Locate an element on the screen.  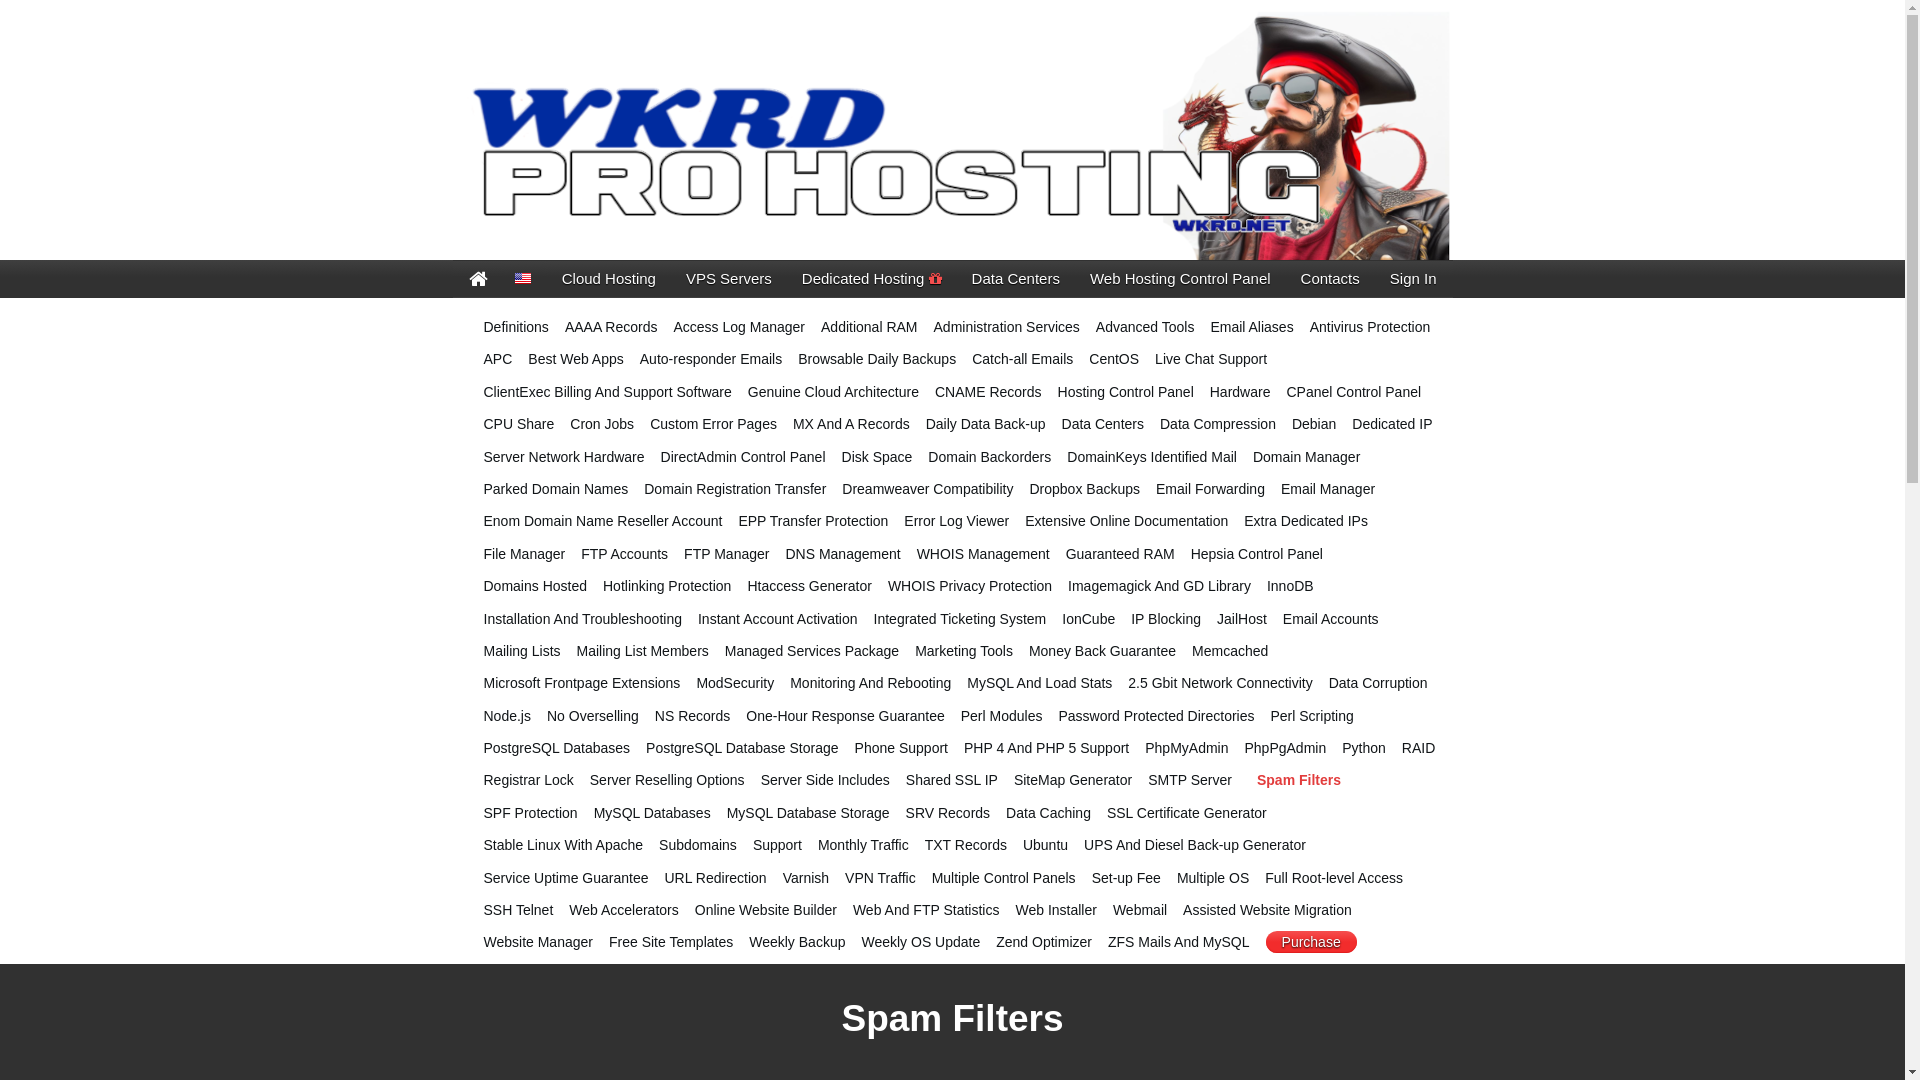
'Phone Support' is located at coordinates (900, 748).